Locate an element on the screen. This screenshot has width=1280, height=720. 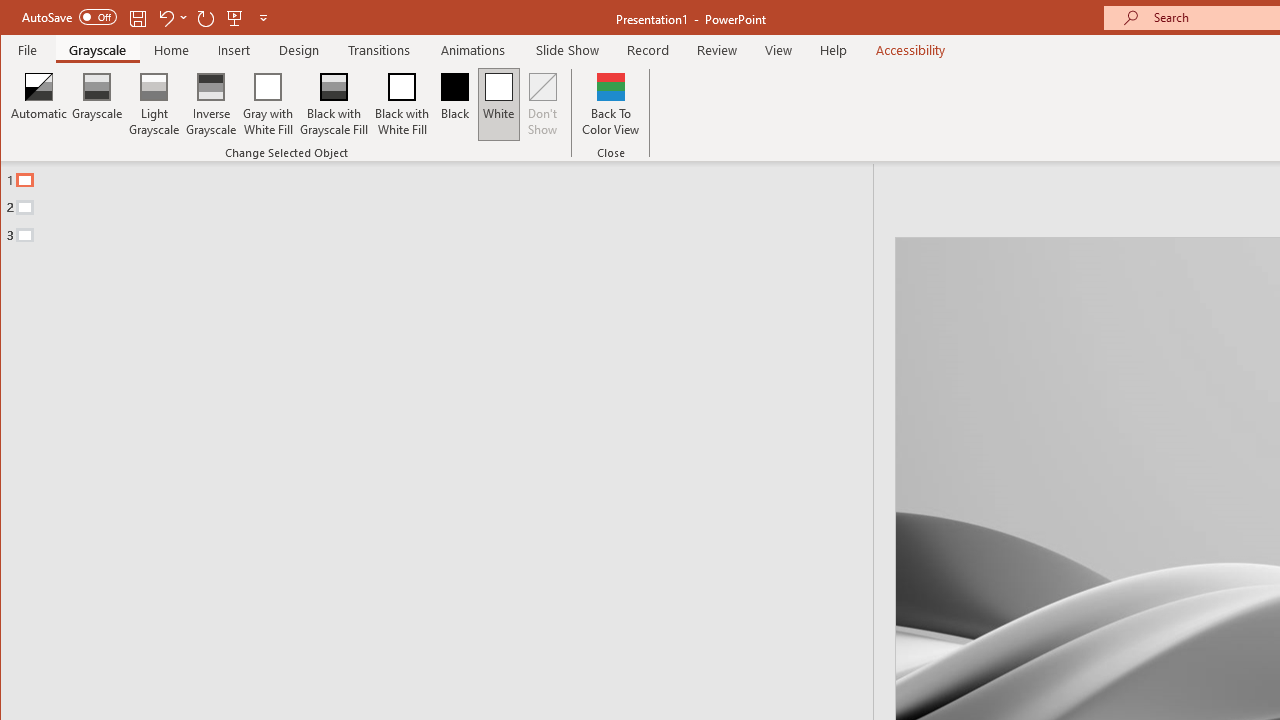
'Grayscale' is located at coordinates (96, 104).